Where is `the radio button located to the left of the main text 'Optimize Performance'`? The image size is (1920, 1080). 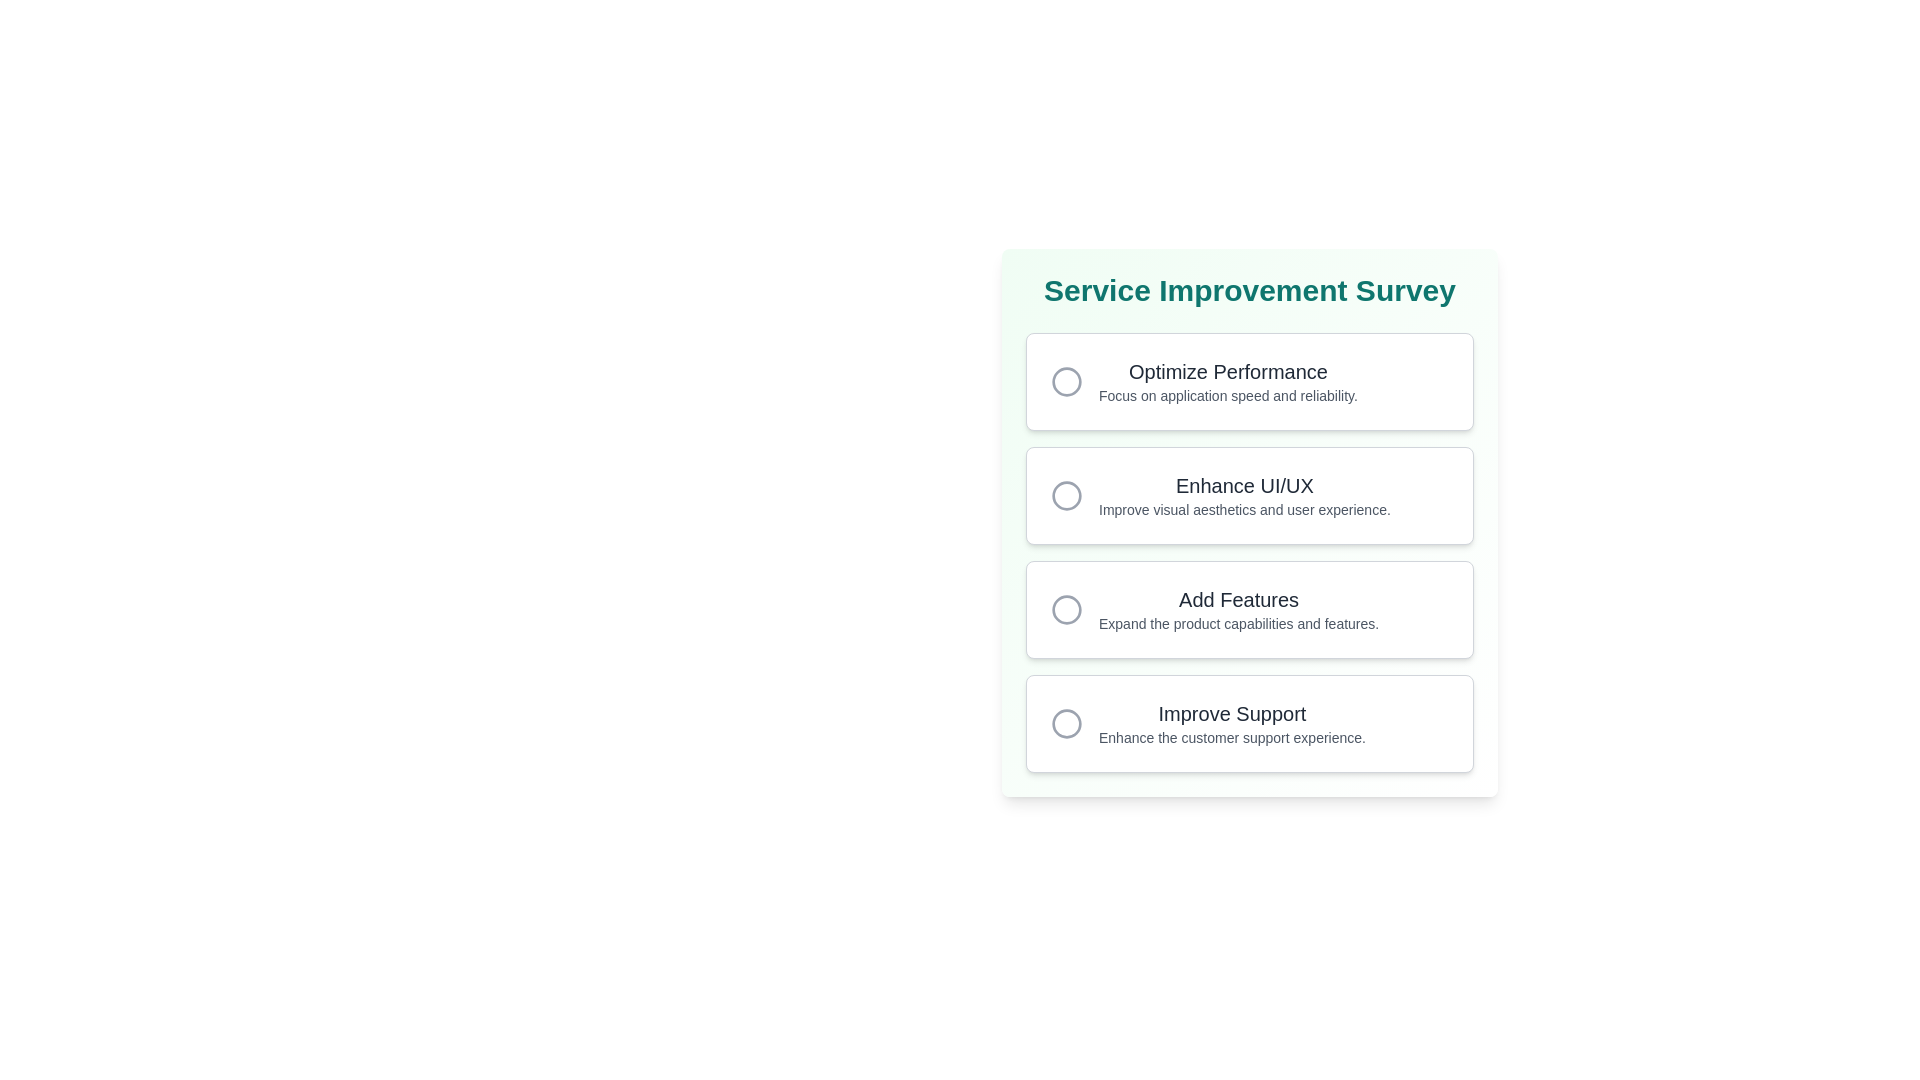 the radio button located to the left of the main text 'Optimize Performance' is located at coordinates (1065, 381).